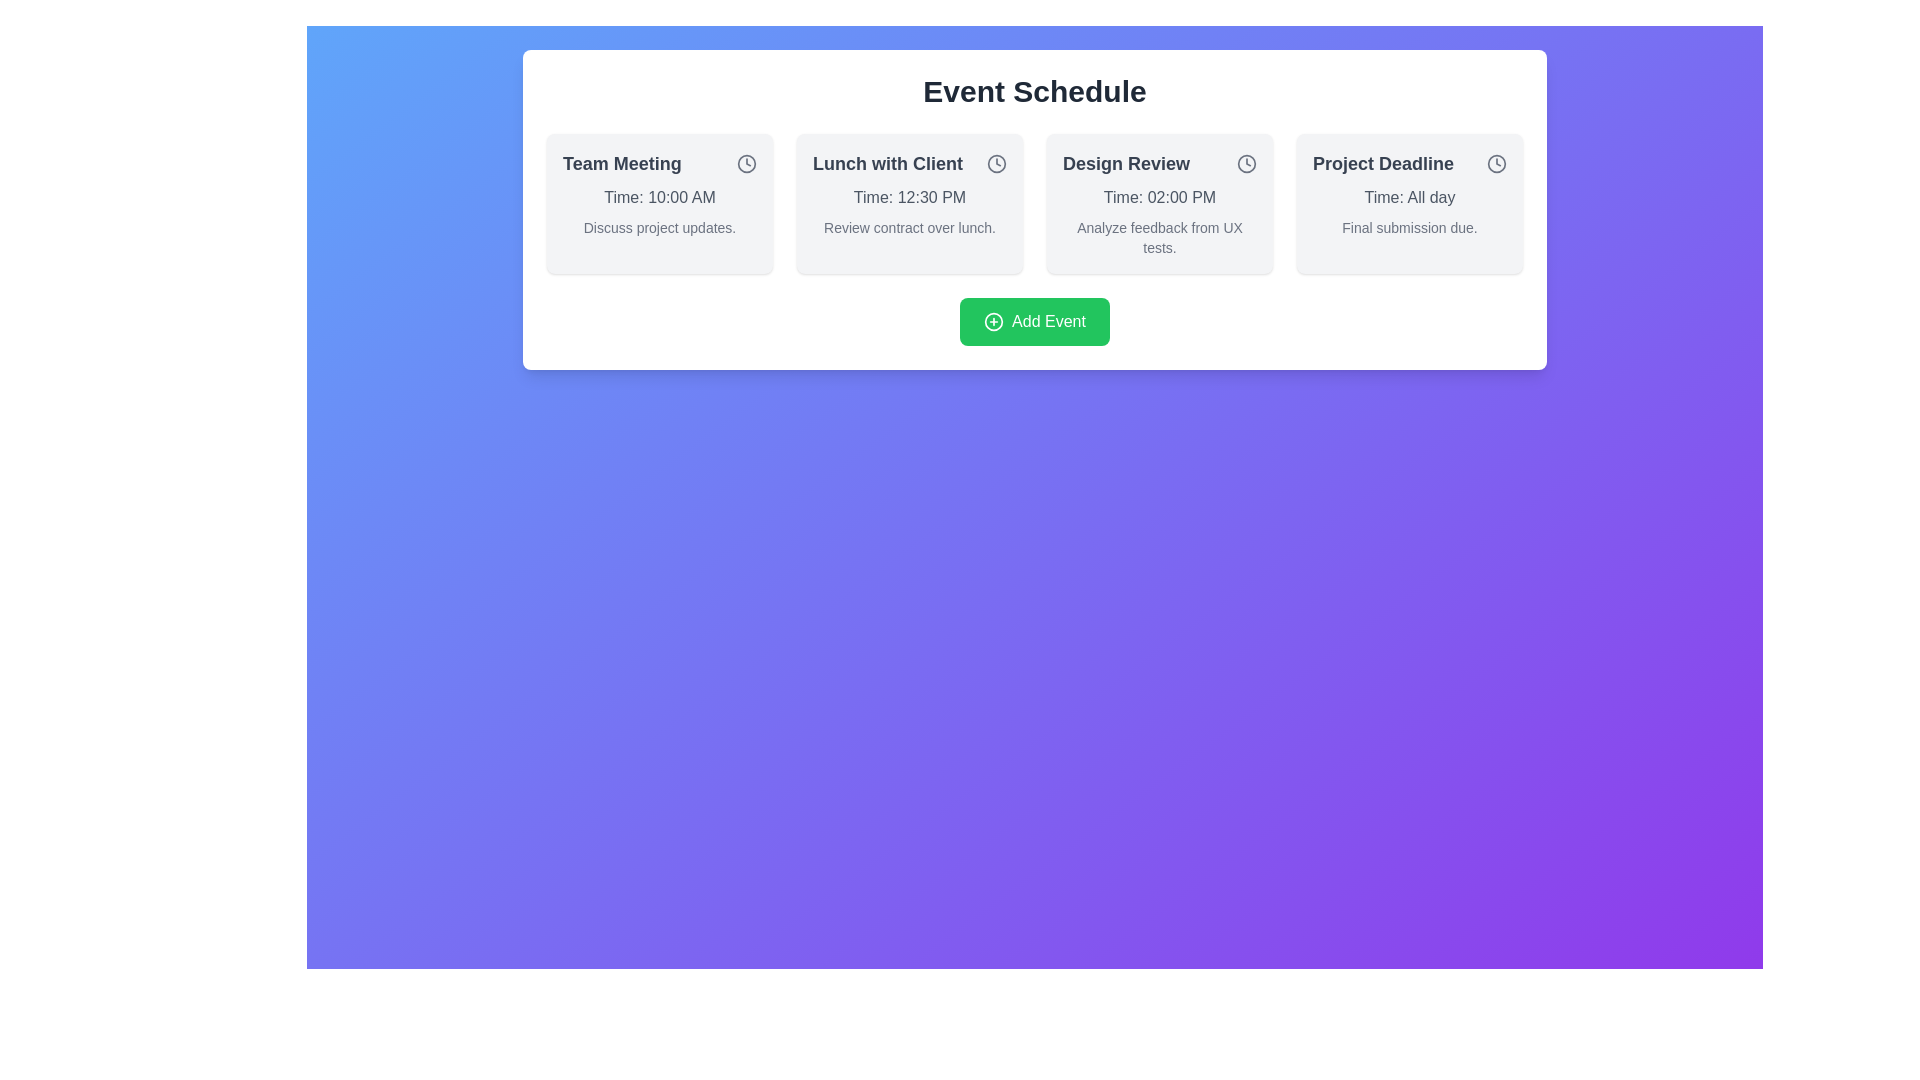 The height and width of the screenshot is (1080, 1920). Describe the element at coordinates (994, 320) in the screenshot. I see `the circular plus icon with a thin outline, which features a '+' symbol in the center, located within the green button labeled 'Add Event'` at that location.